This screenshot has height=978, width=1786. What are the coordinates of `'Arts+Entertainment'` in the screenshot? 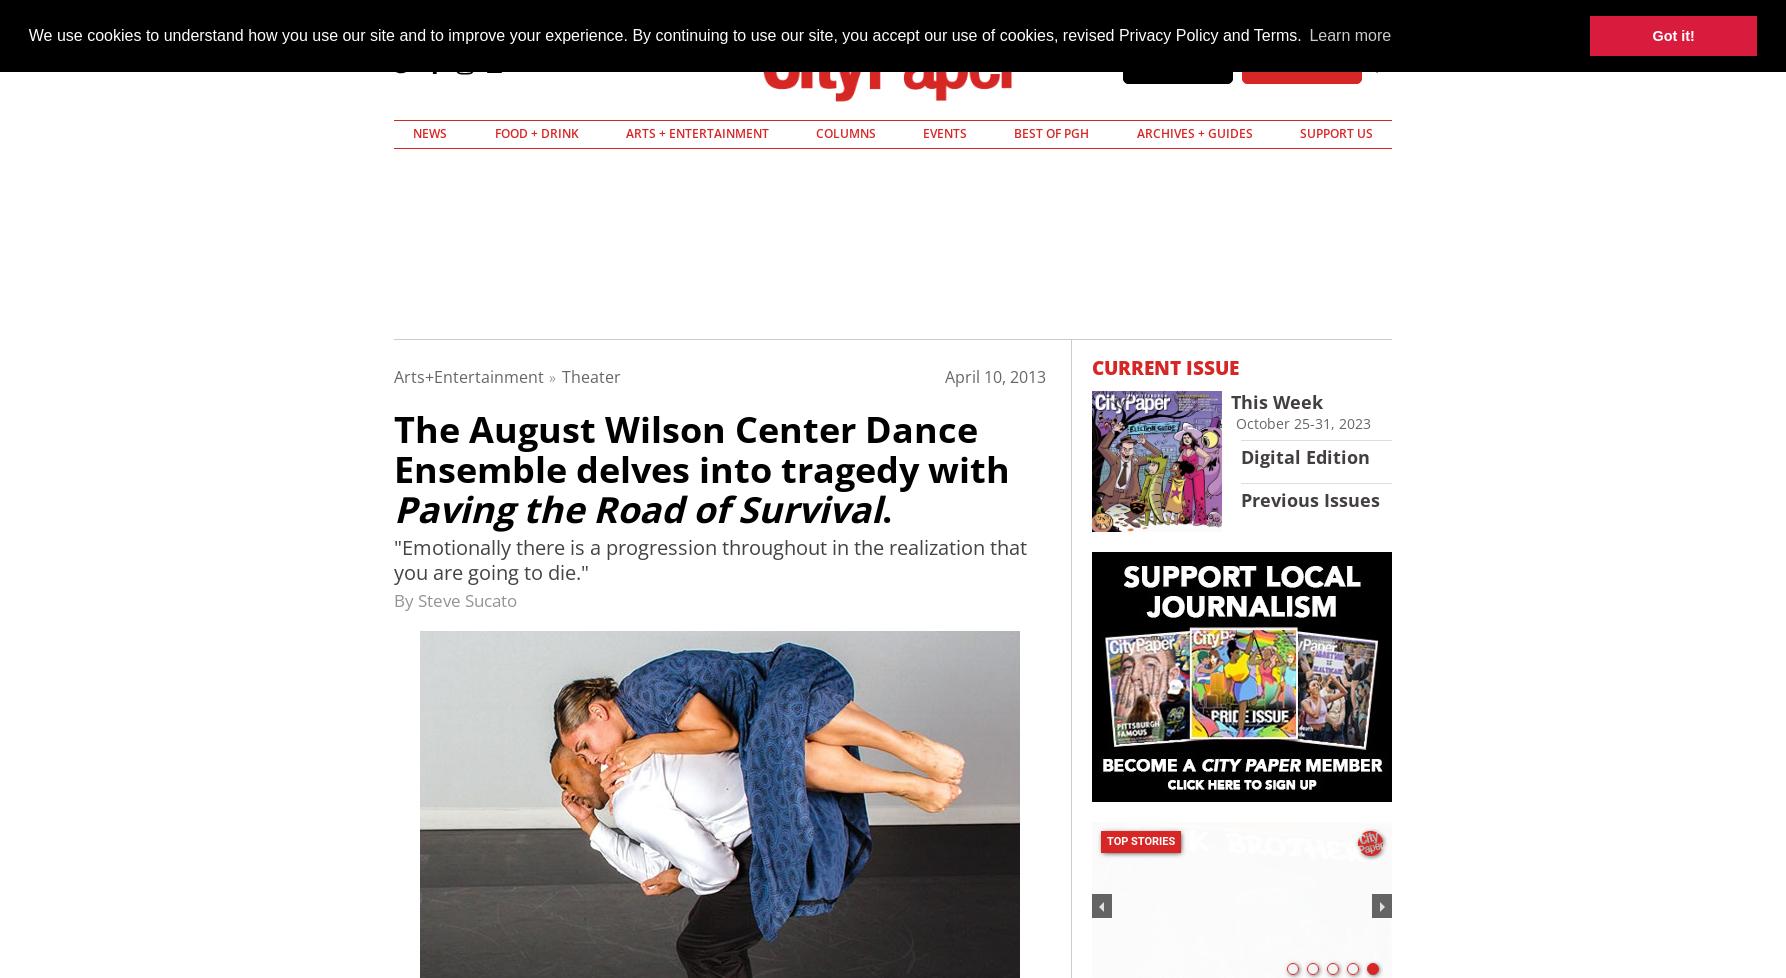 It's located at (393, 375).